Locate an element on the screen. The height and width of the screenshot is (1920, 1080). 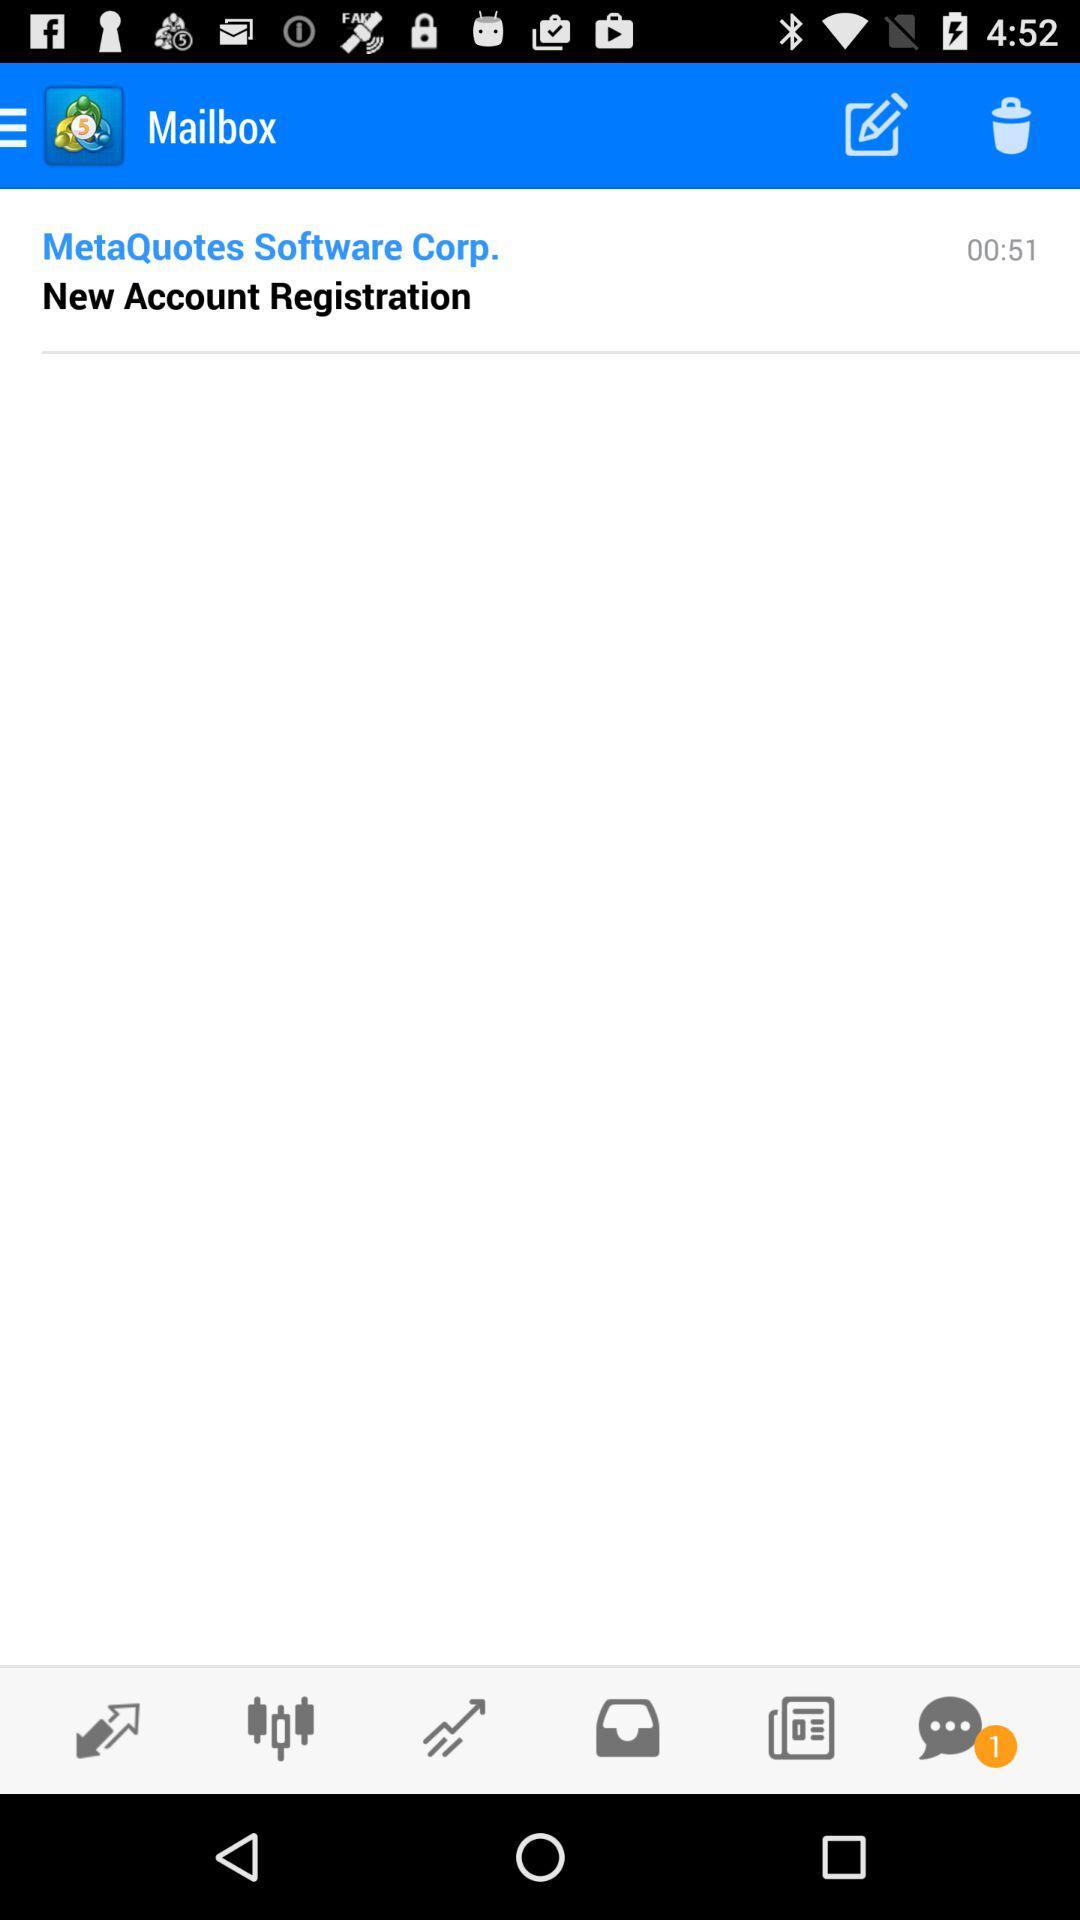
the icon to the left of the 00:51 icon is located at coordinates (472, 244).